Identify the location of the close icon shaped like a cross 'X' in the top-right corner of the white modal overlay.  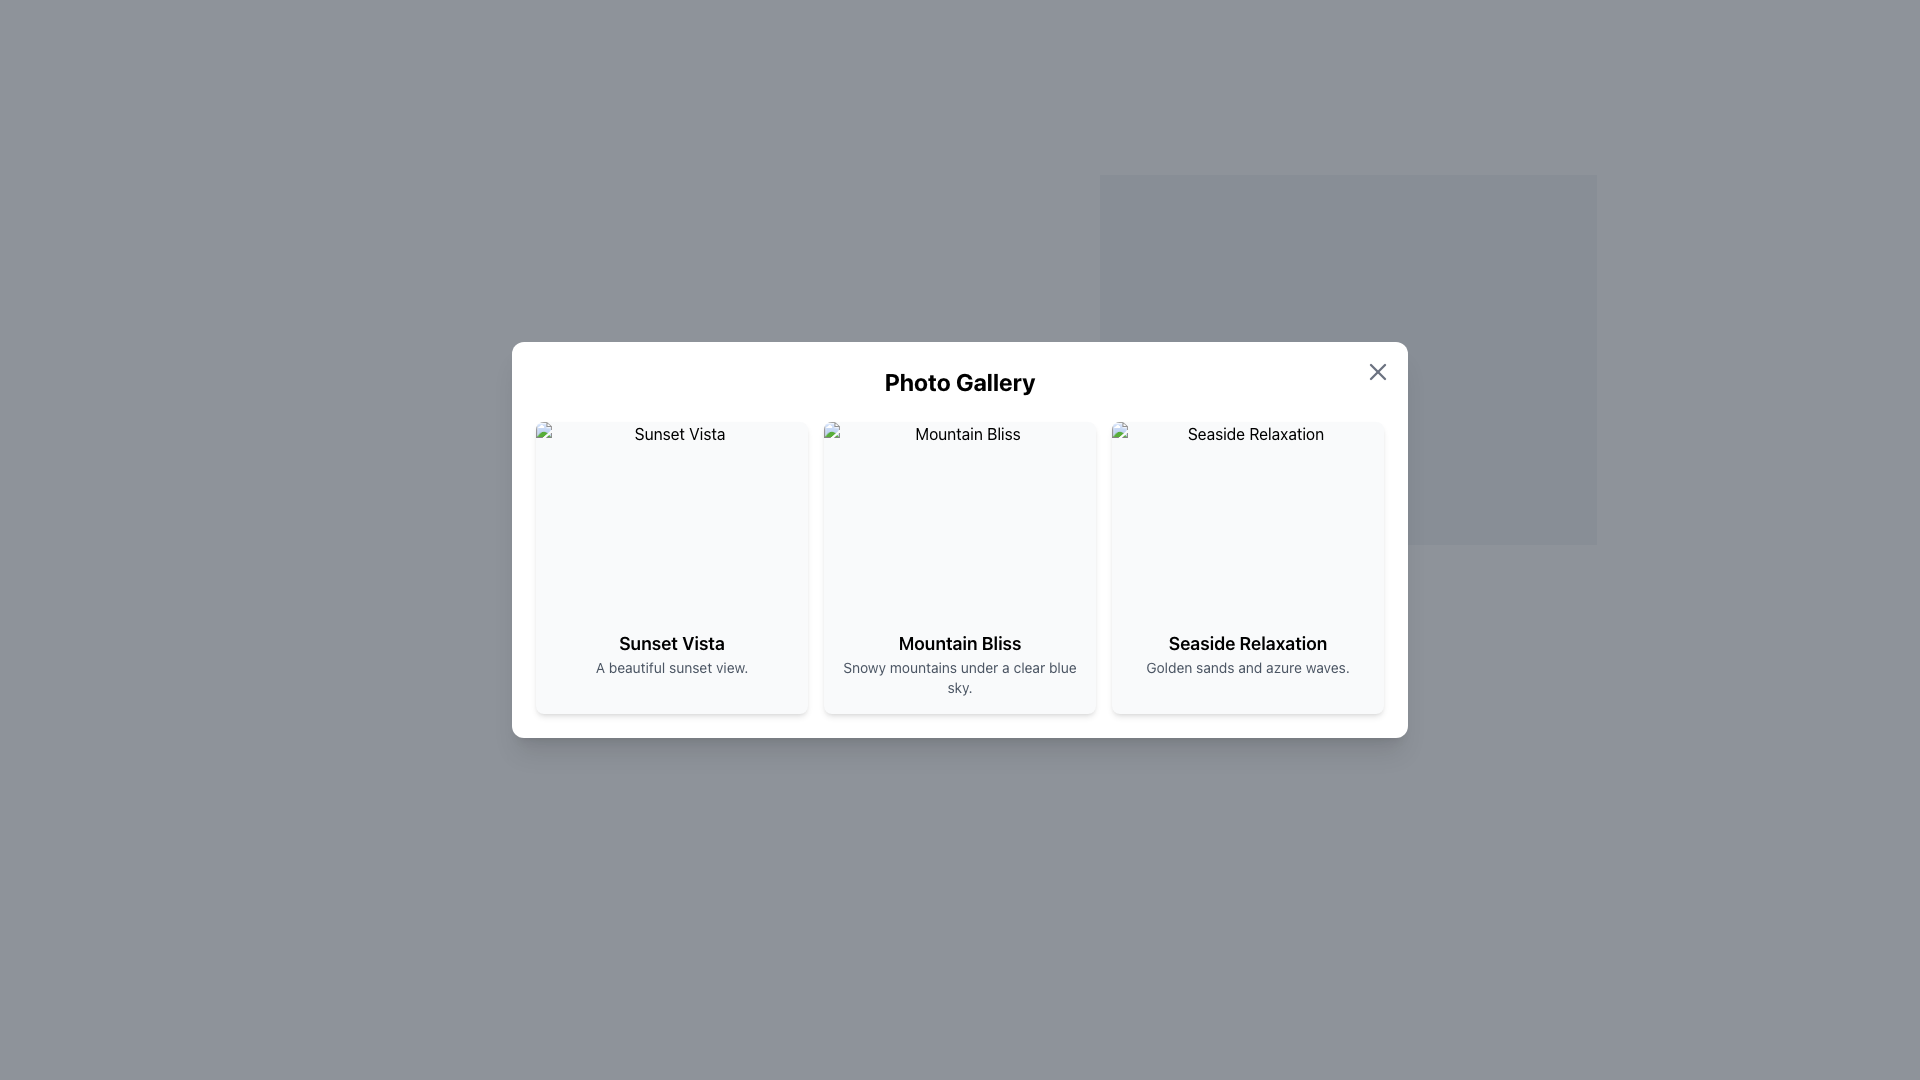
(1376, 371).